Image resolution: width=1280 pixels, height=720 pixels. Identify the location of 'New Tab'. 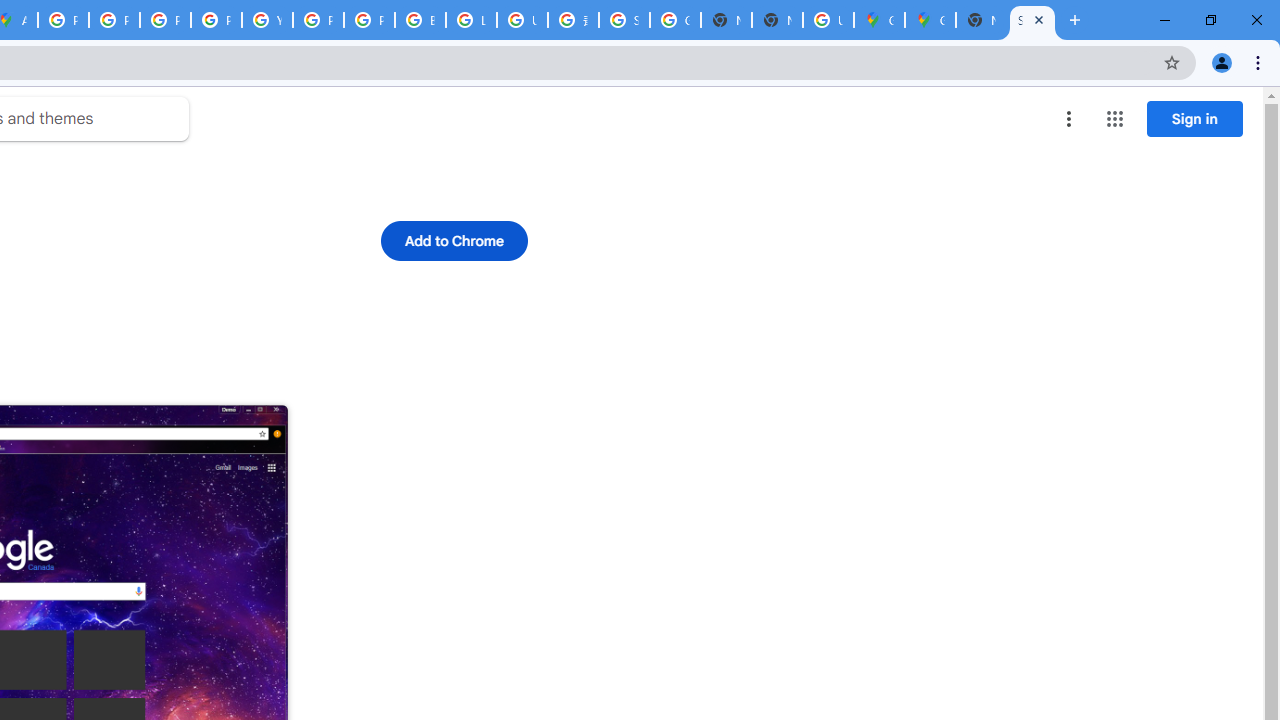
(981, 20).